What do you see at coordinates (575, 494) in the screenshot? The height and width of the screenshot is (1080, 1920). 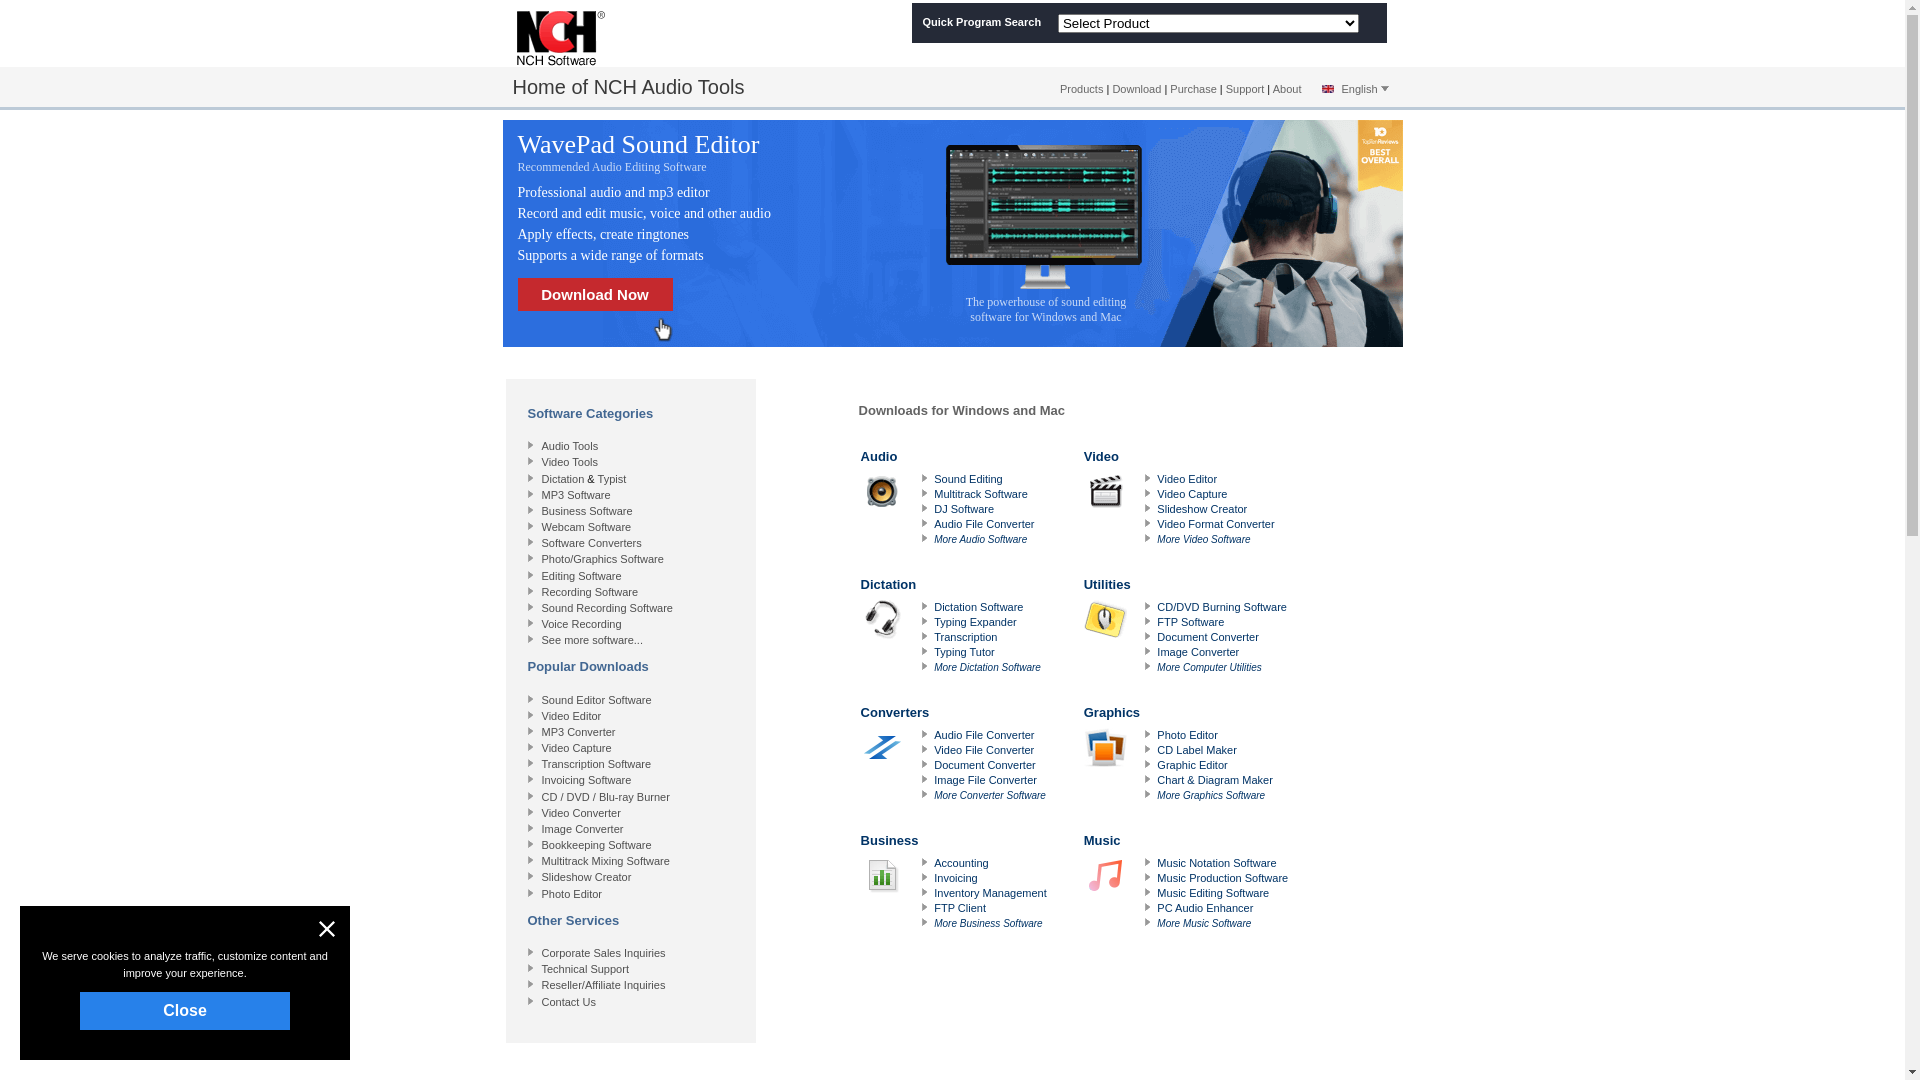 I see `'MP3 Software'` at bounding box center [575, 494].